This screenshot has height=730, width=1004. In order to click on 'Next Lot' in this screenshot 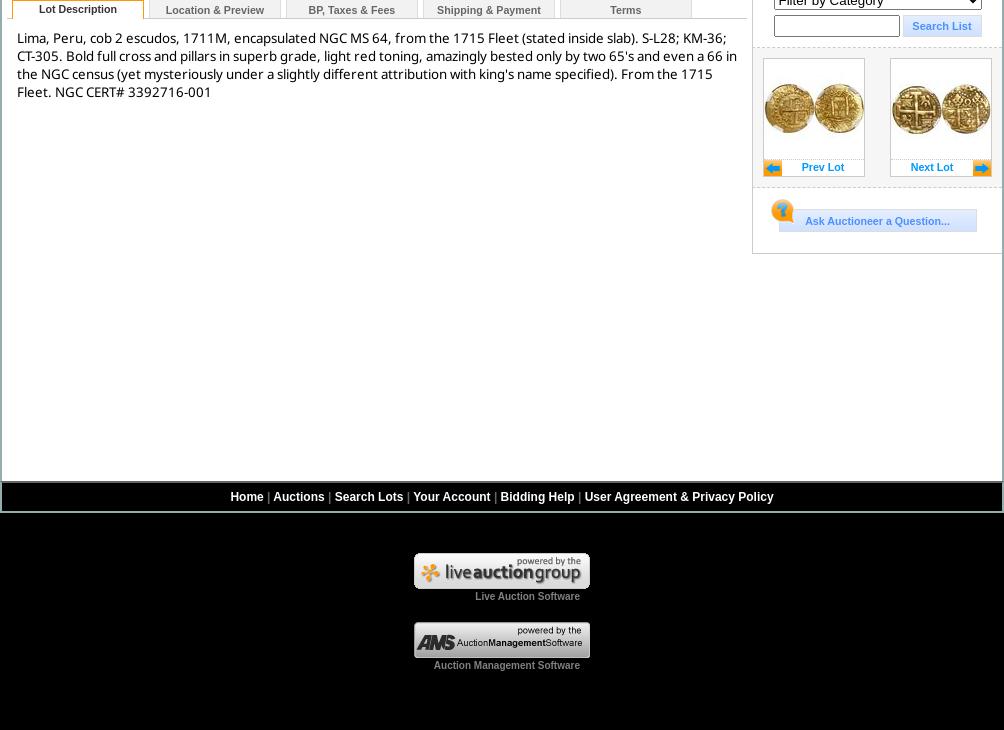, I will do `click(909, 166)`.